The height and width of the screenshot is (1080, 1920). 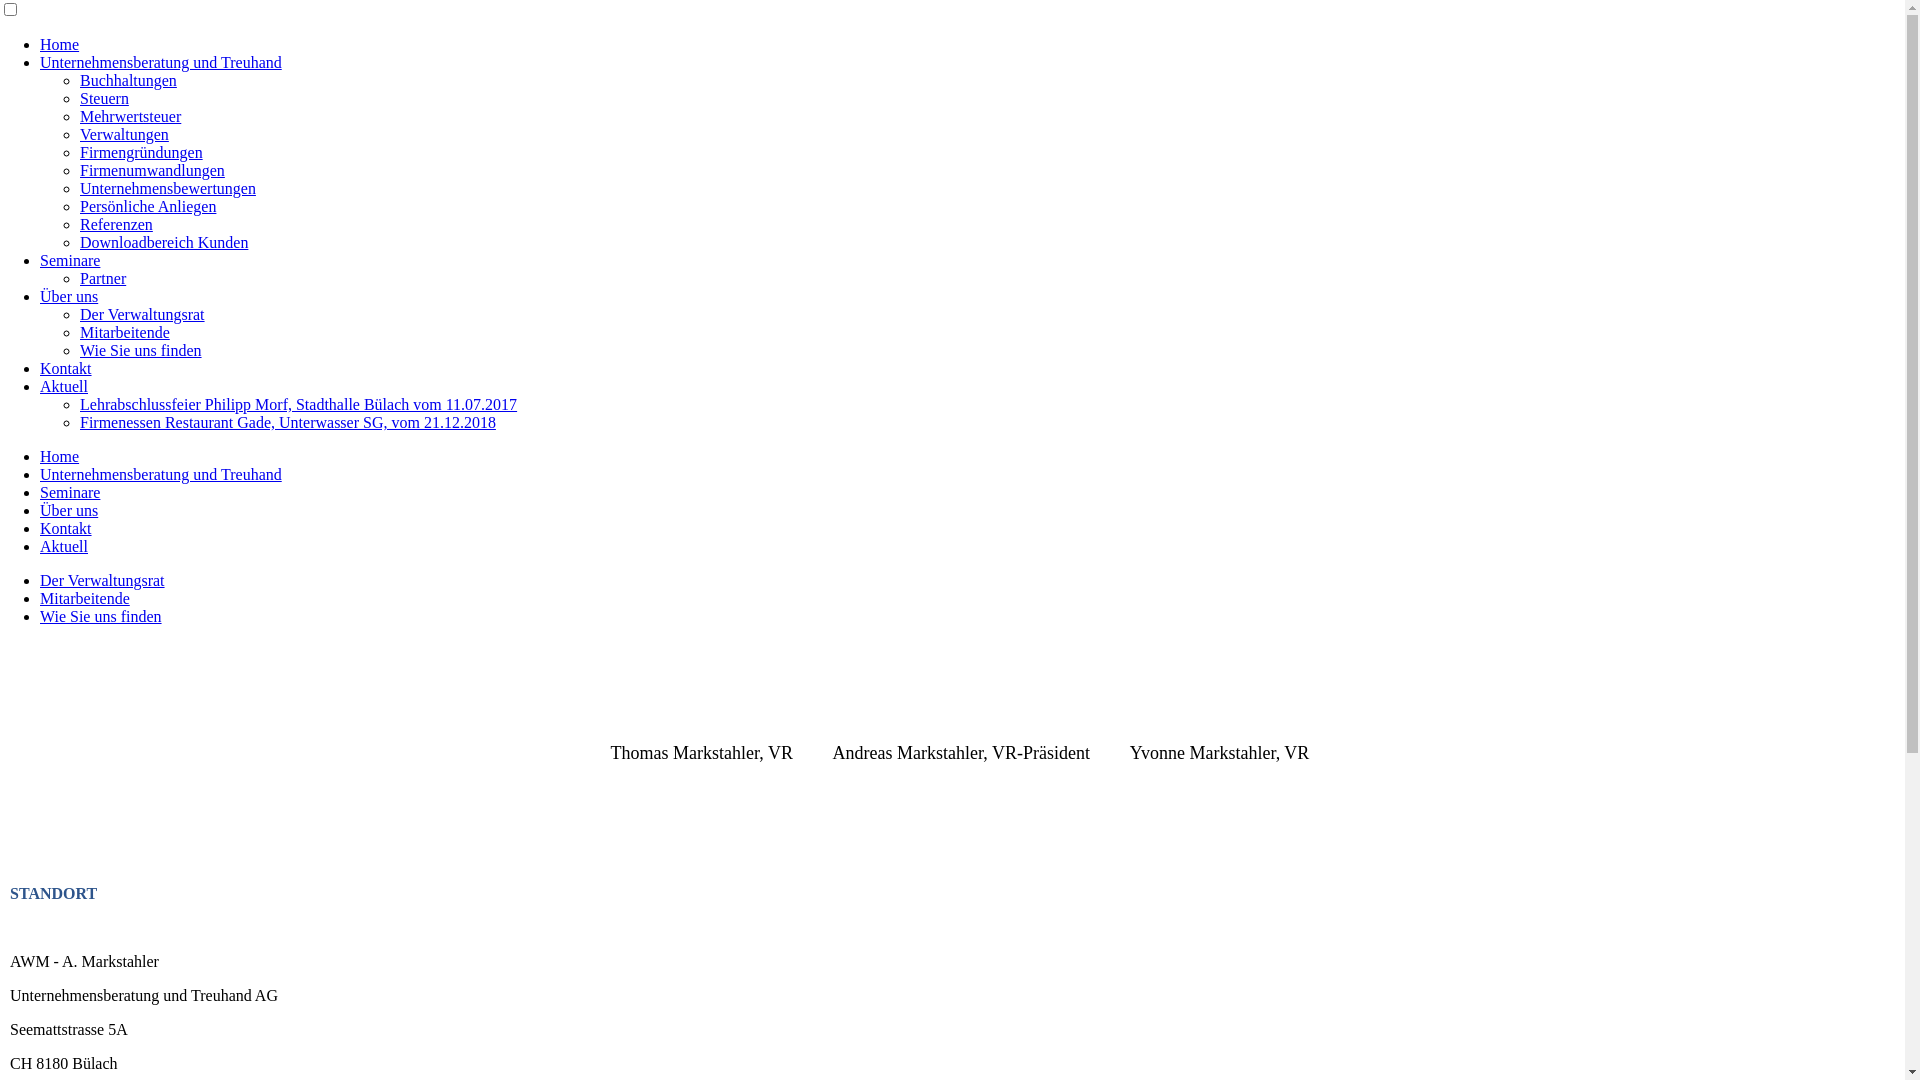 What do you see at coordinates (103, 98) in the screenshot?
I see `'Steuern'` at bounding box center [103, 98].